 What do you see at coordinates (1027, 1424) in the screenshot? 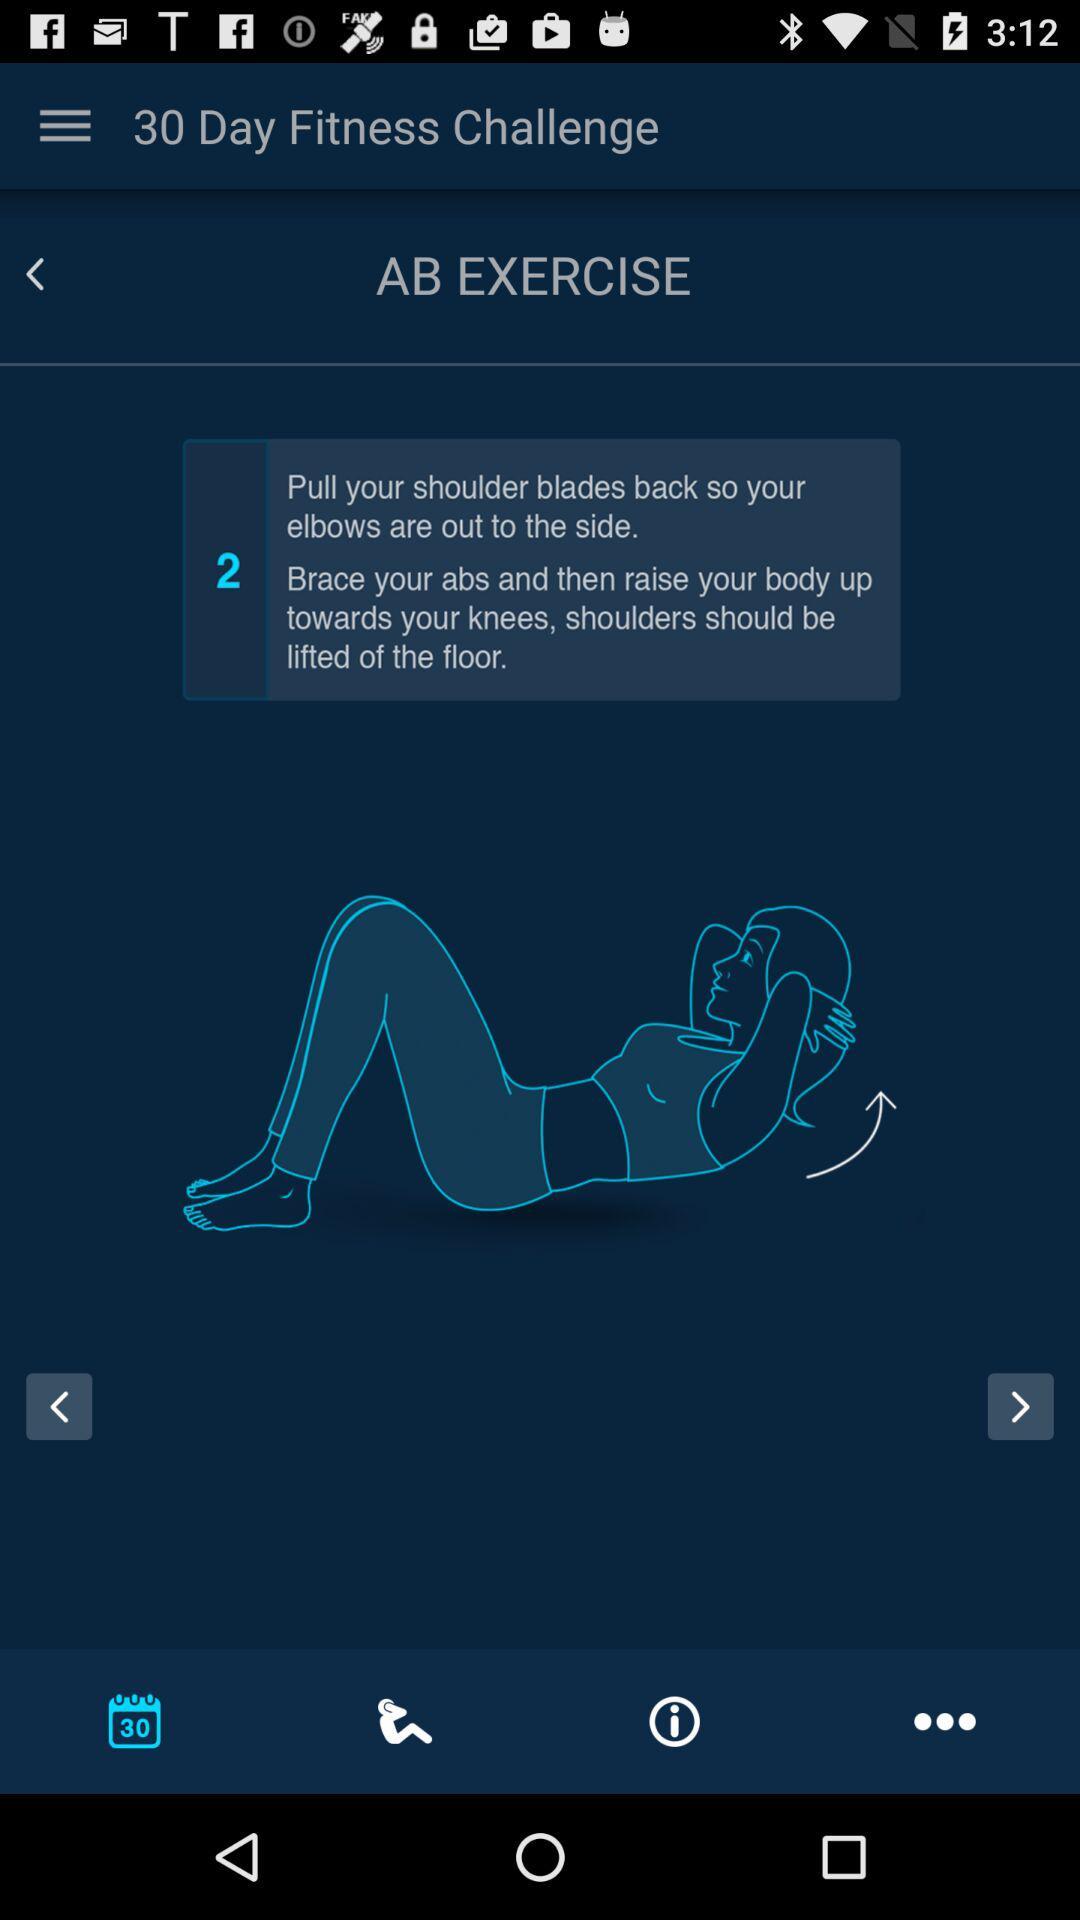
I see `next page` at bounding box center [1027, 1424].